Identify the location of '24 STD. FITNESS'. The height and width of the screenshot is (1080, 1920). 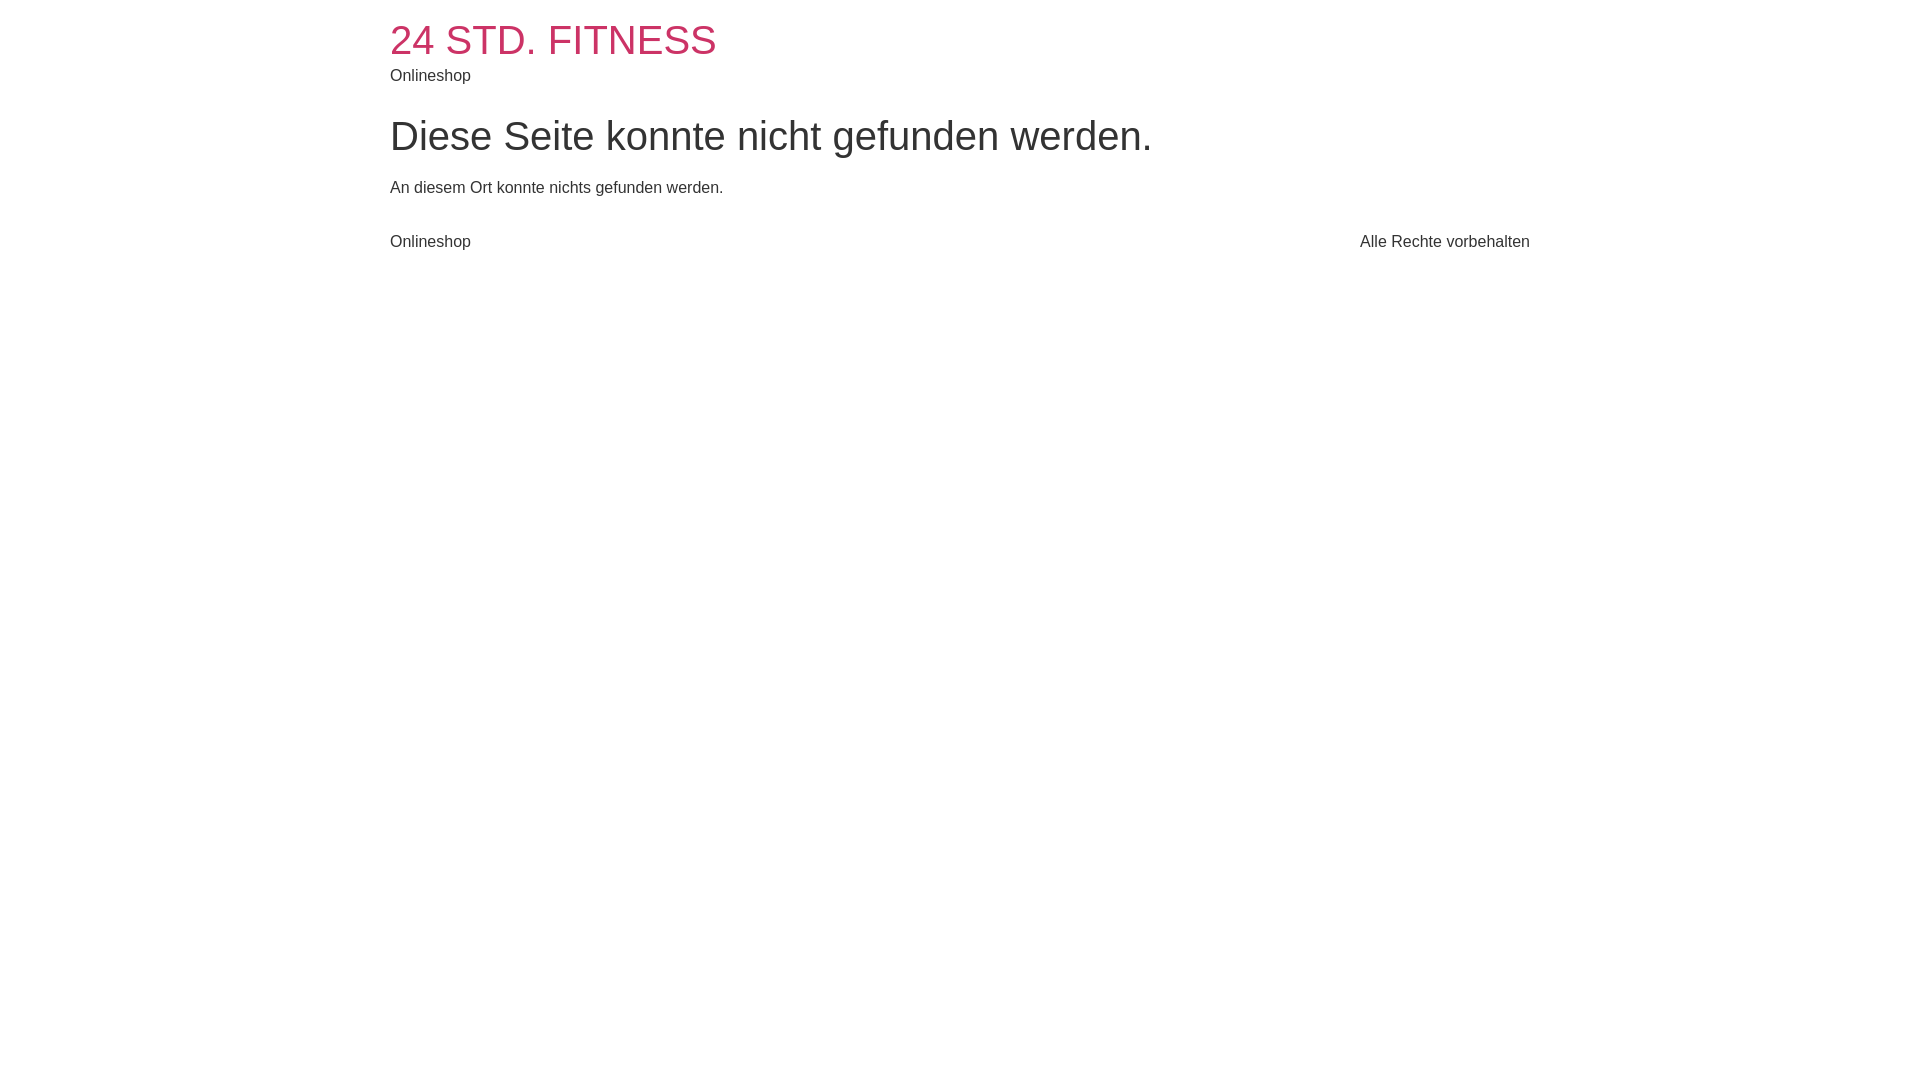
(553, 39).